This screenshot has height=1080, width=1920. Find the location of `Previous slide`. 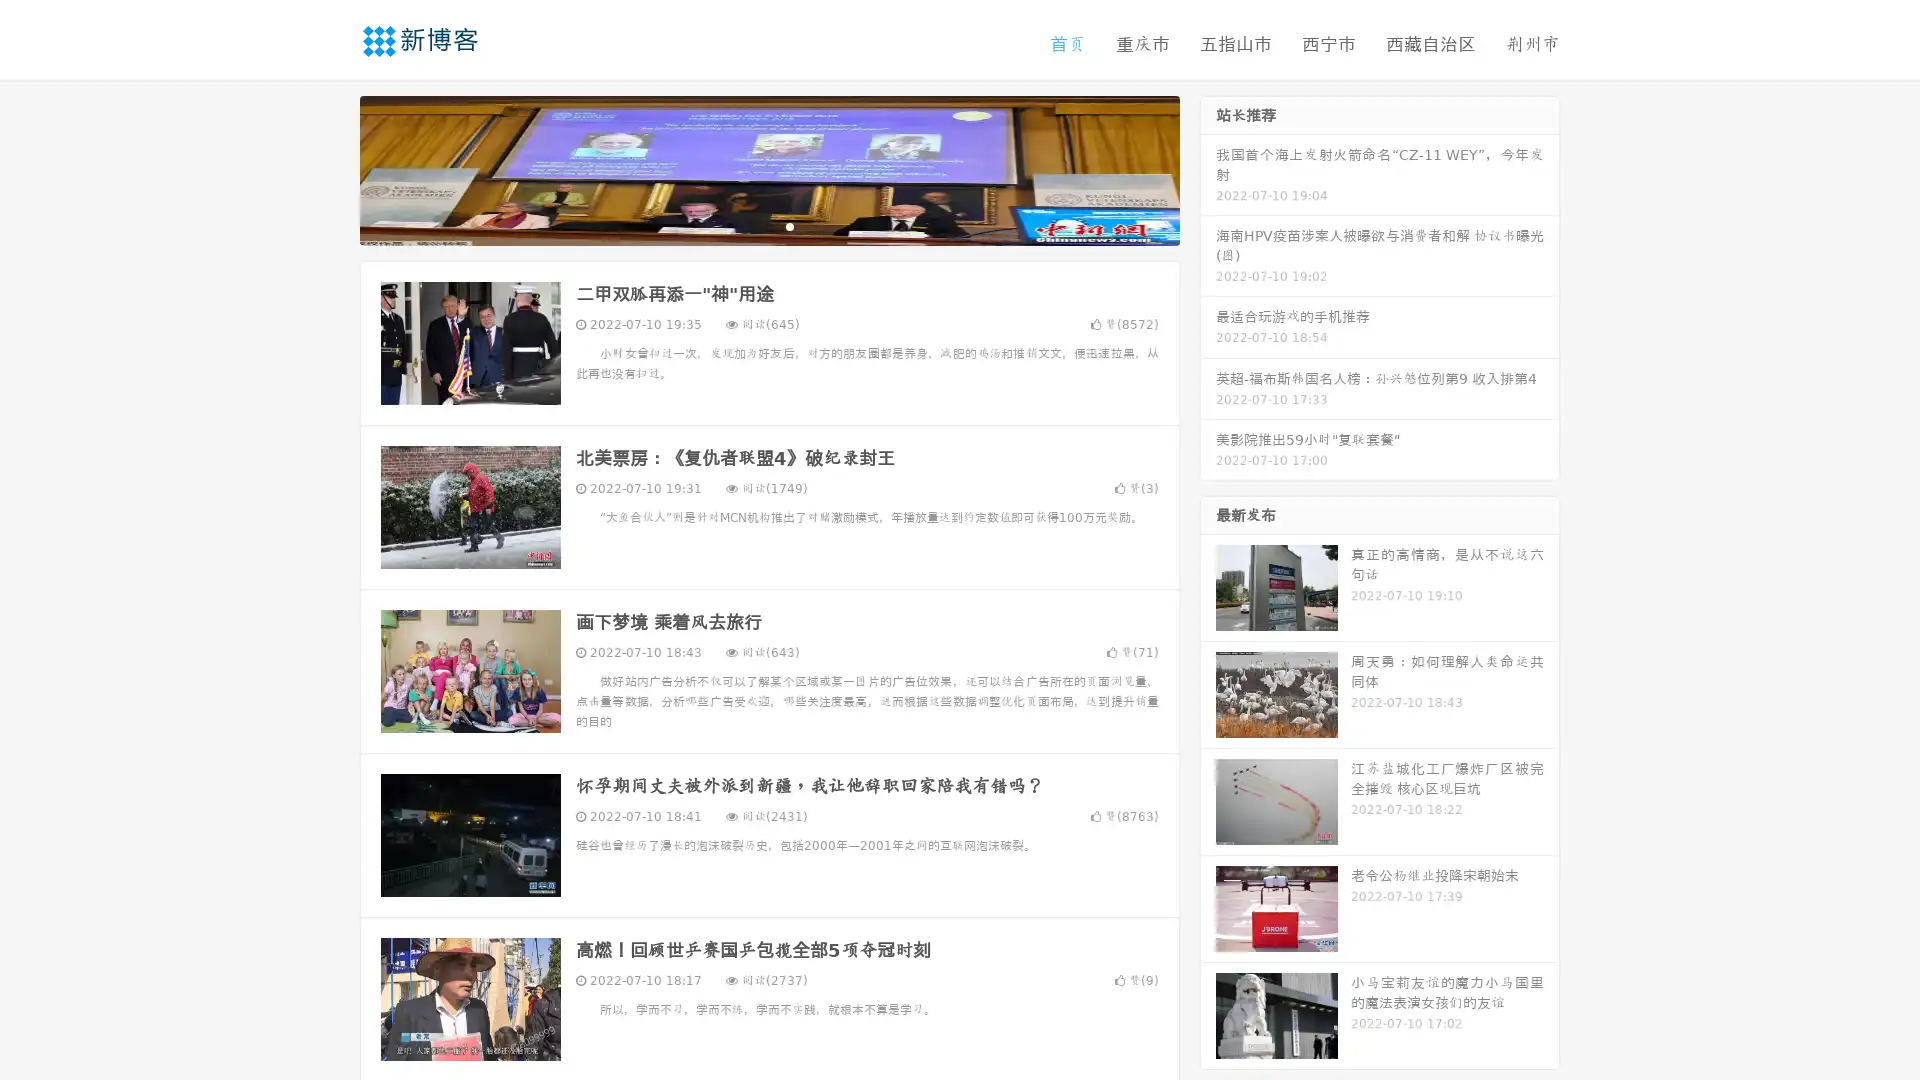

Previous slide is located at coordinates (330, 168).